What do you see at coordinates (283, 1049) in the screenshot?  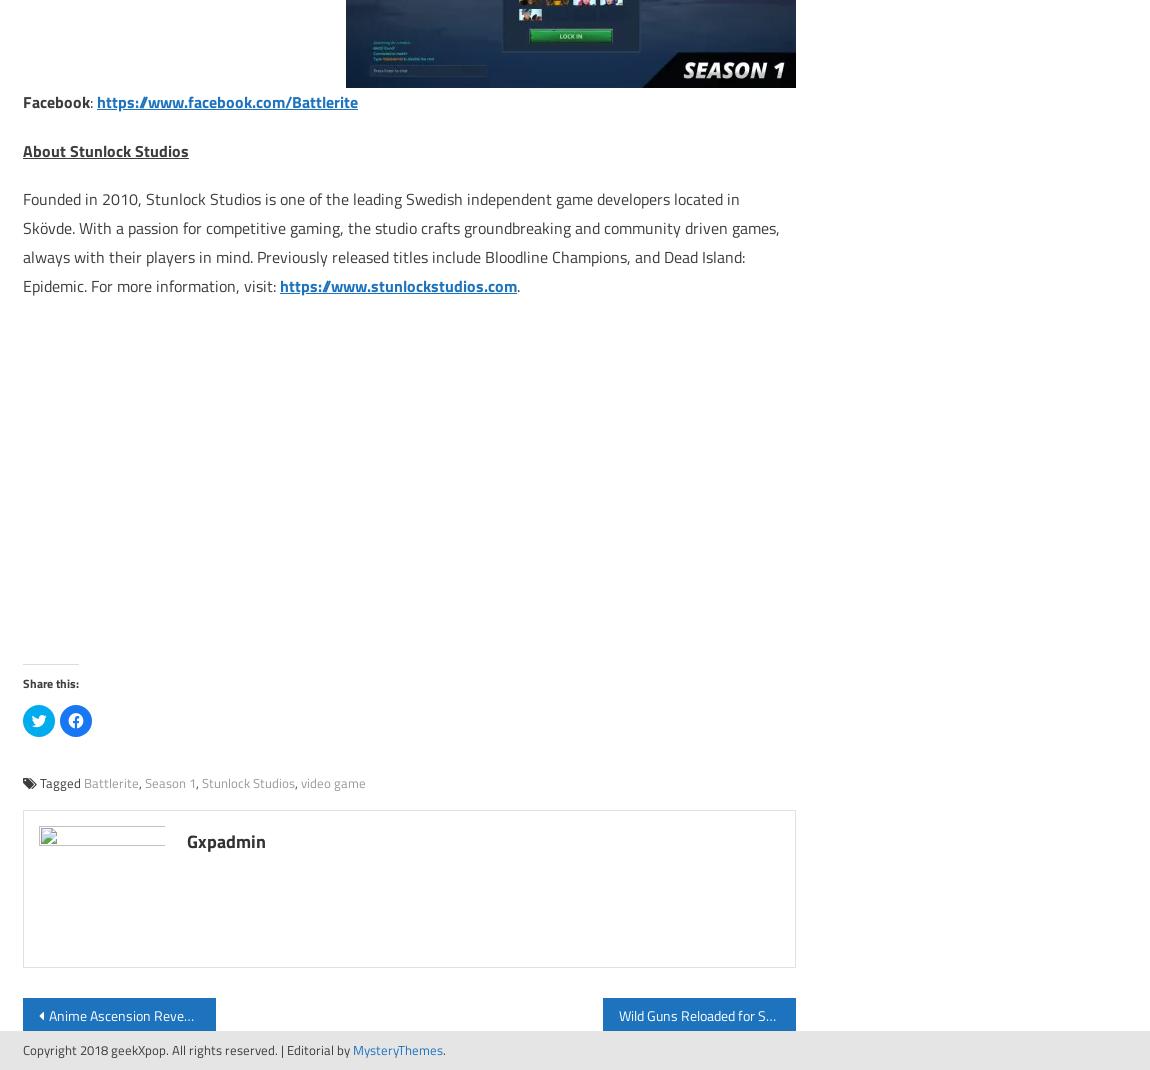 I see `'|'` at bounding box center [283, 1049].